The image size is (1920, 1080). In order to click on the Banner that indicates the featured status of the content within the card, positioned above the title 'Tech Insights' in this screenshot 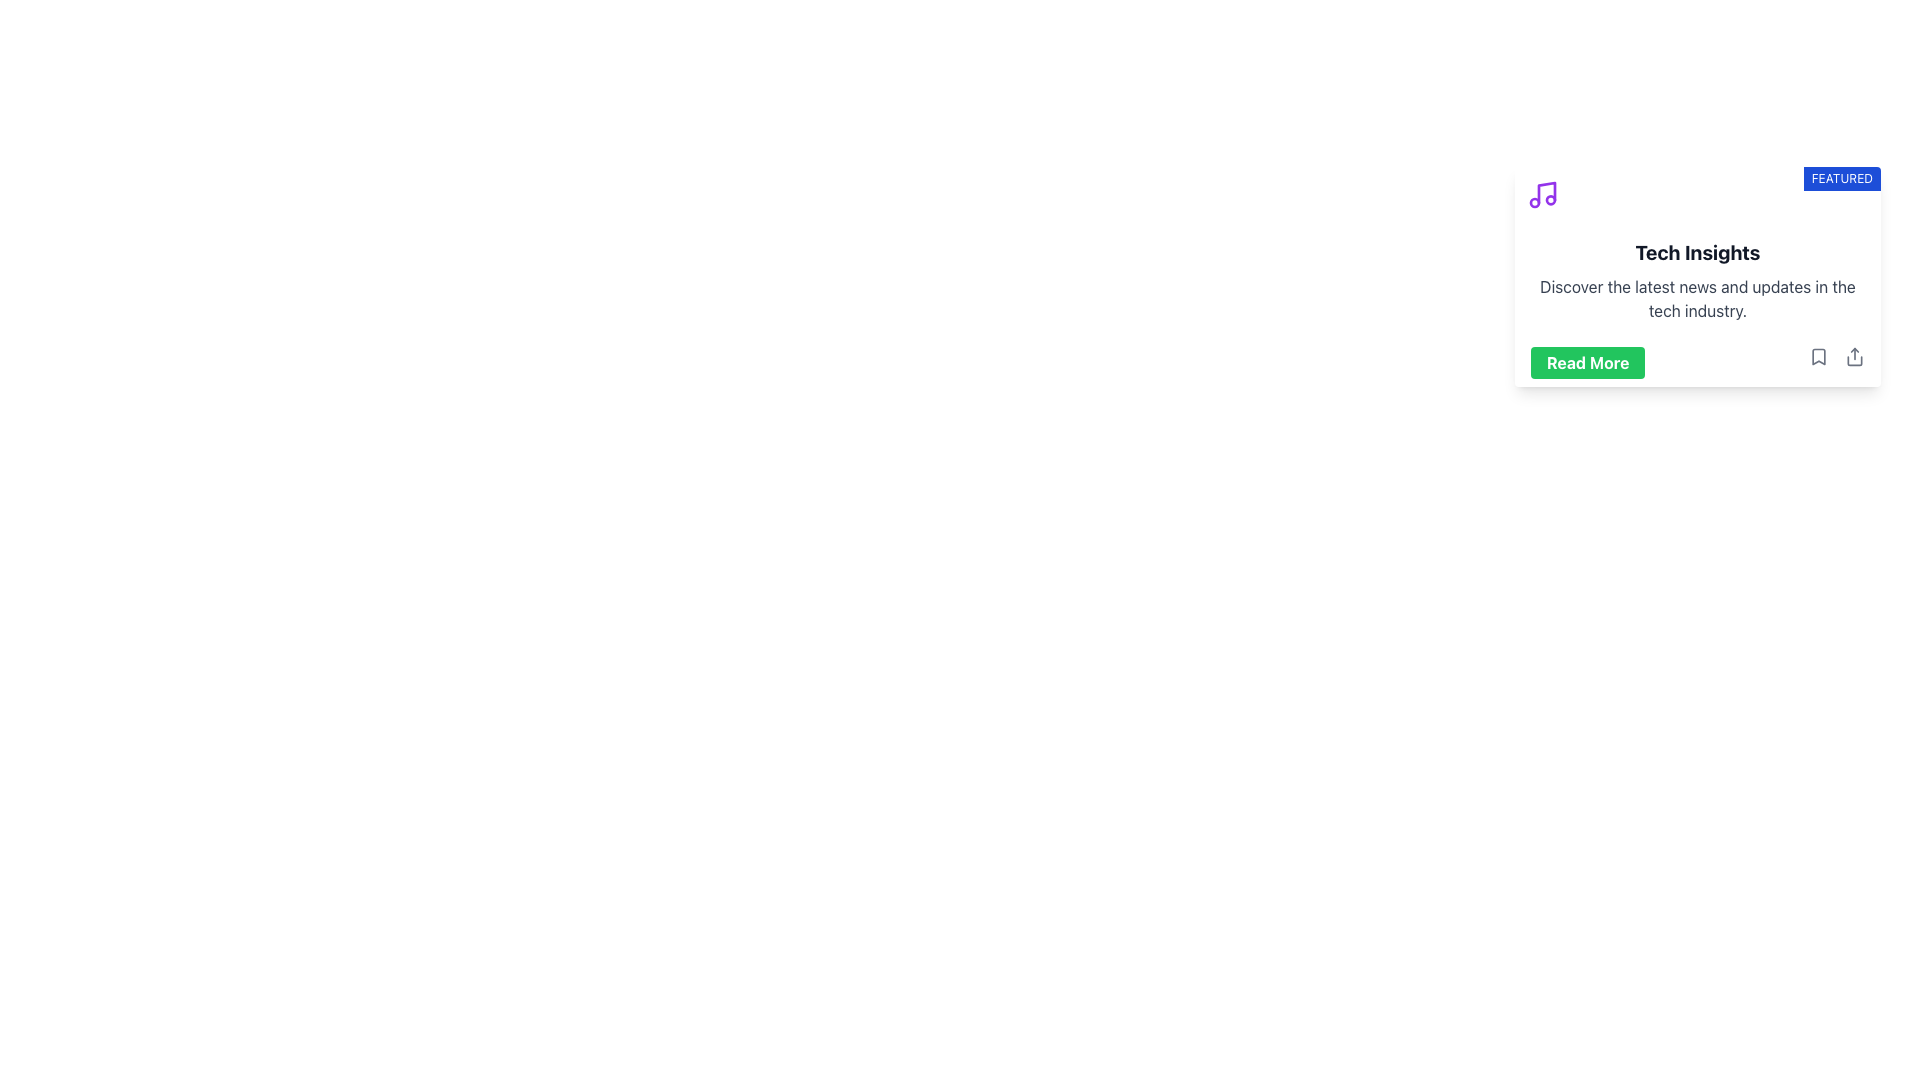, I will do `click(1697, 195)`.